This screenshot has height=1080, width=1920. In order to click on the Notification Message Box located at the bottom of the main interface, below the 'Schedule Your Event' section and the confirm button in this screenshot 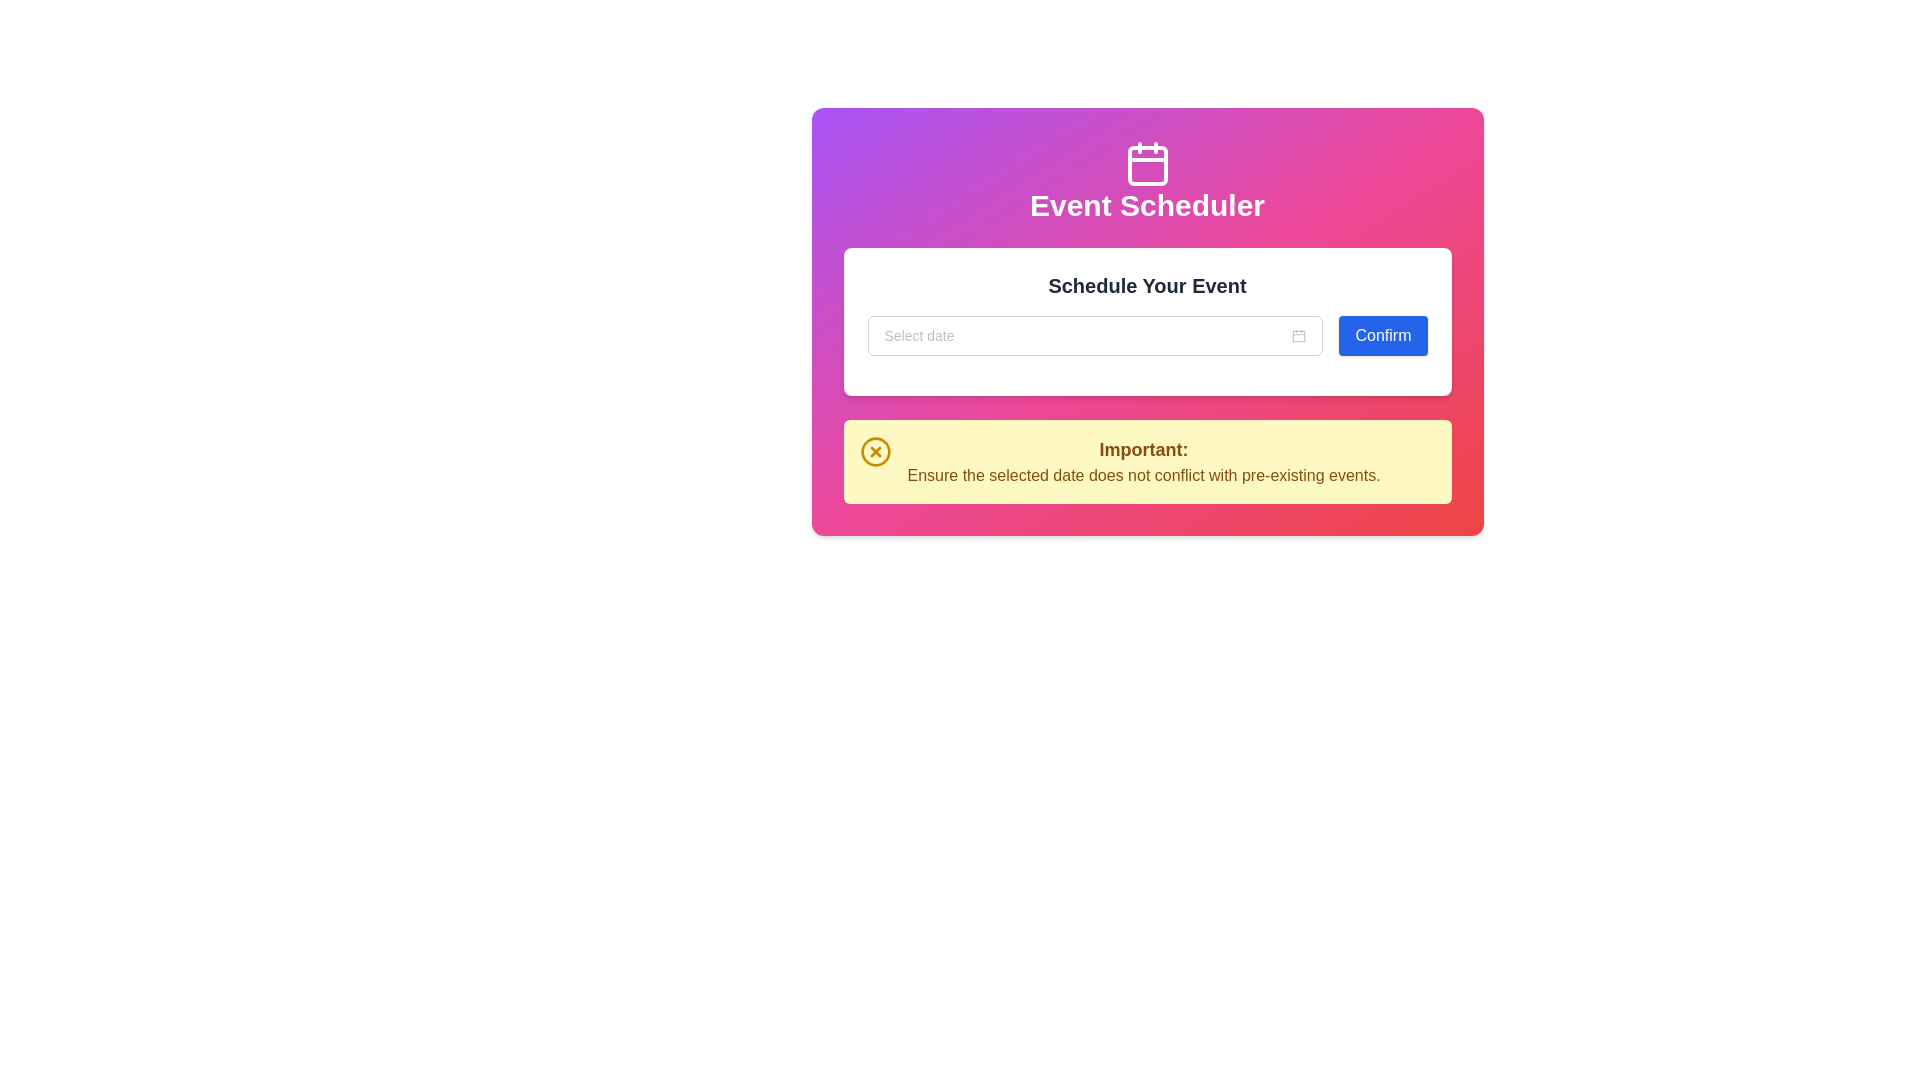, I will do `click(1147, 462)`.